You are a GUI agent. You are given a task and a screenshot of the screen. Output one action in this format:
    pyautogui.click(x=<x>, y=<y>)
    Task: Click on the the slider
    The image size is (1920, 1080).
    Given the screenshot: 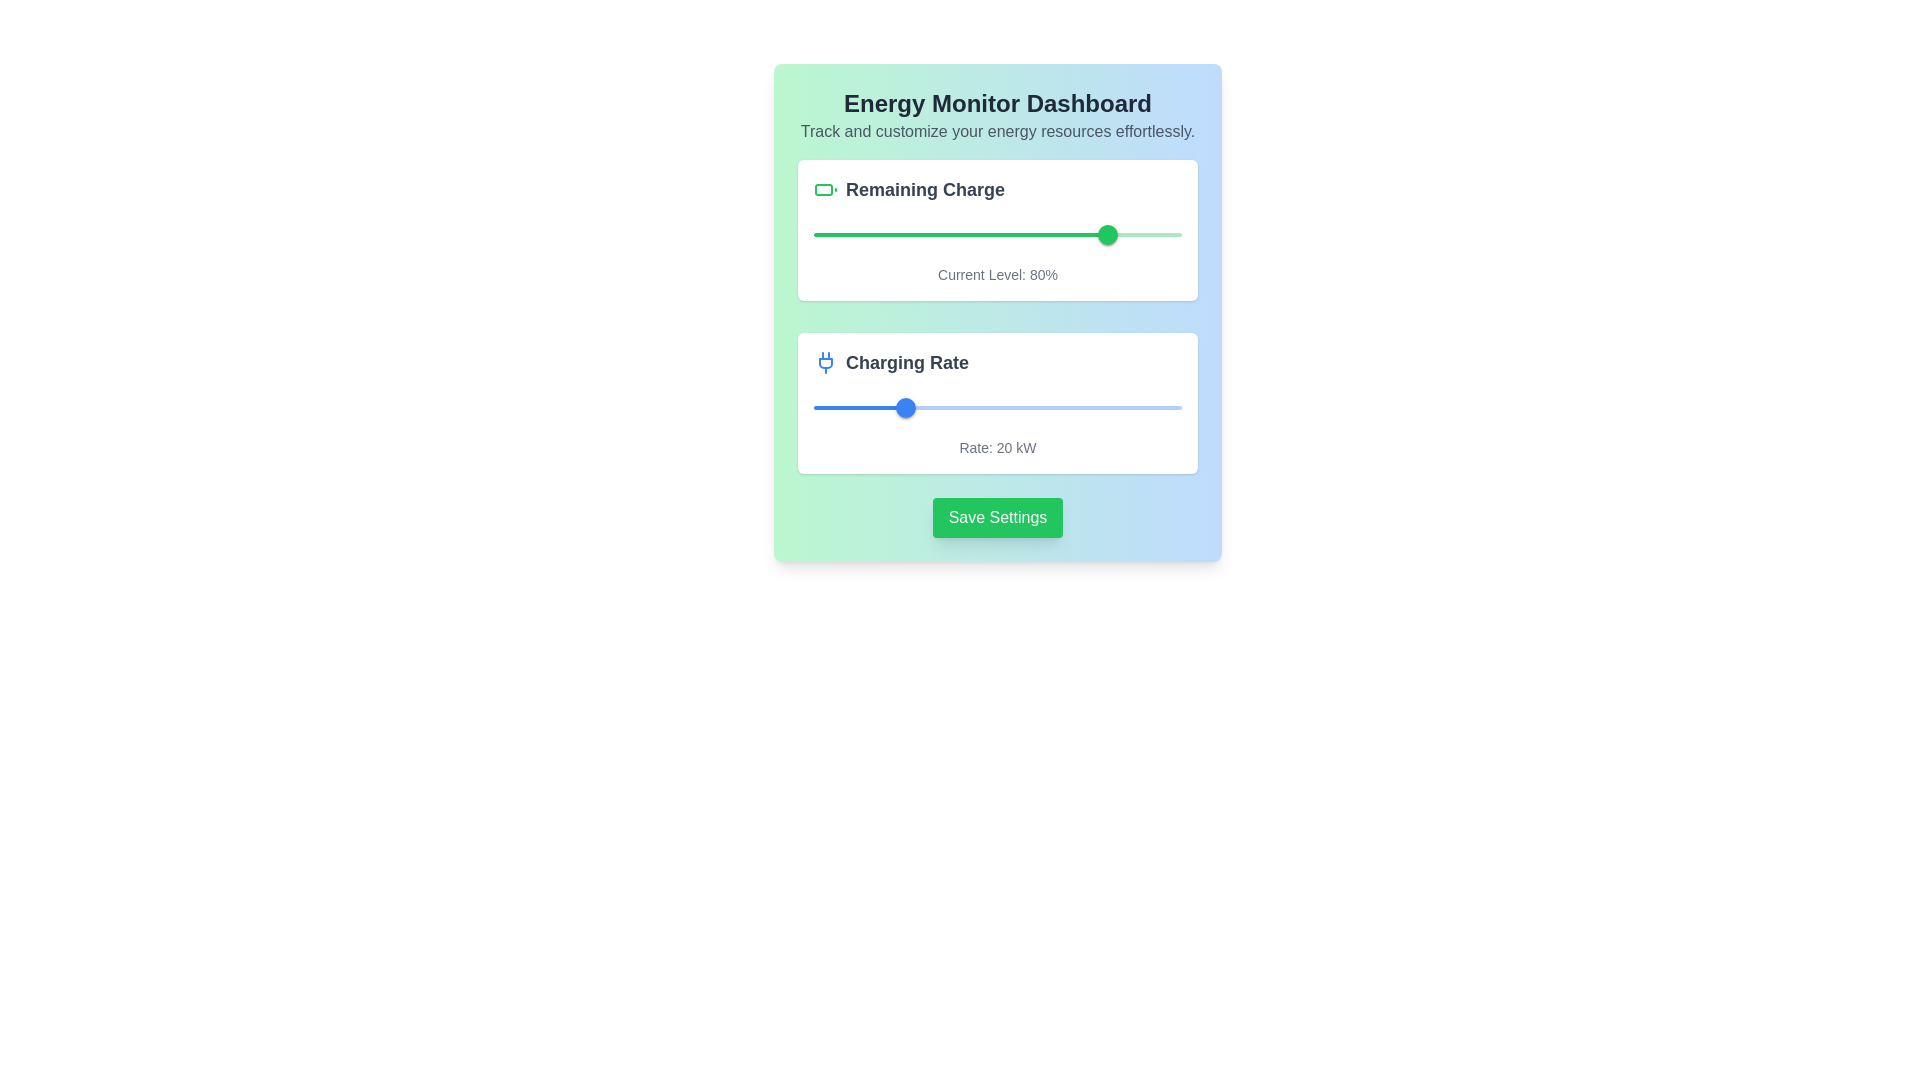 What is the action you would take?
    pyautogui.click(x=1134, y=407)
    